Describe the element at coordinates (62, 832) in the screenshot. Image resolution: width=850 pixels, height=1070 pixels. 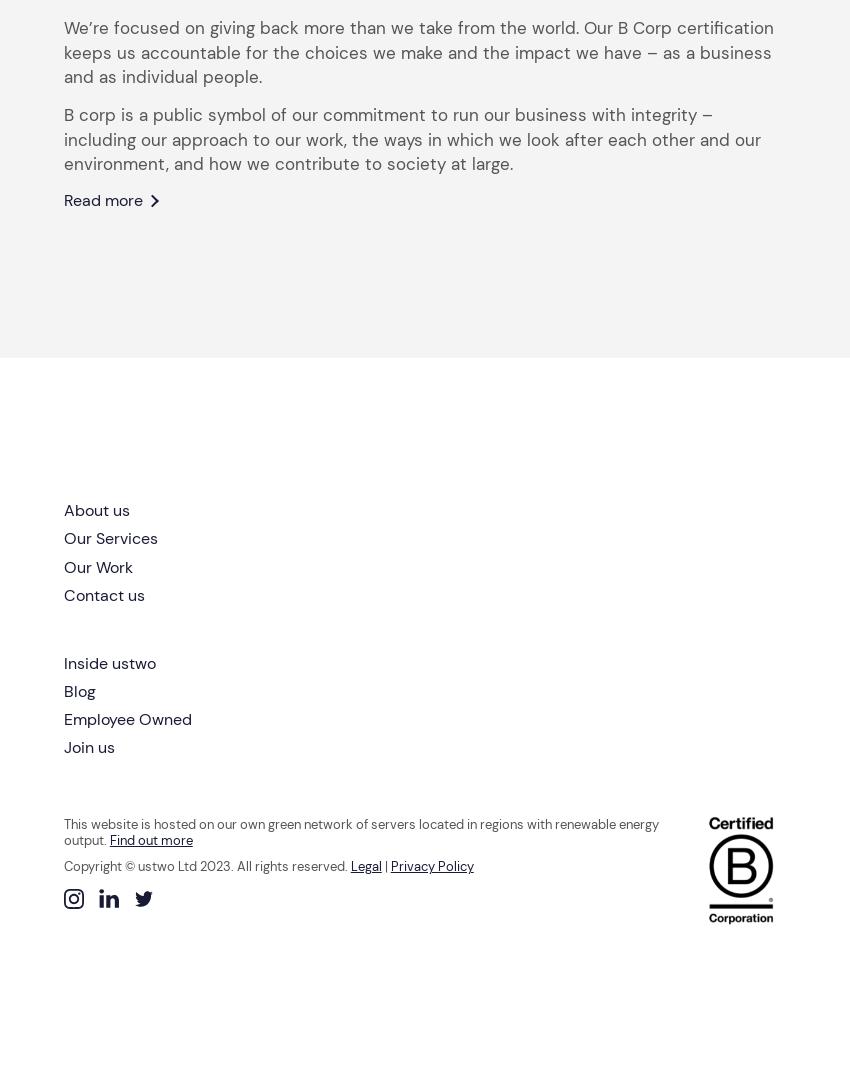
I see `'This website is hosted on our own green network of servers located in regions with renewable energy output.'` at that location.